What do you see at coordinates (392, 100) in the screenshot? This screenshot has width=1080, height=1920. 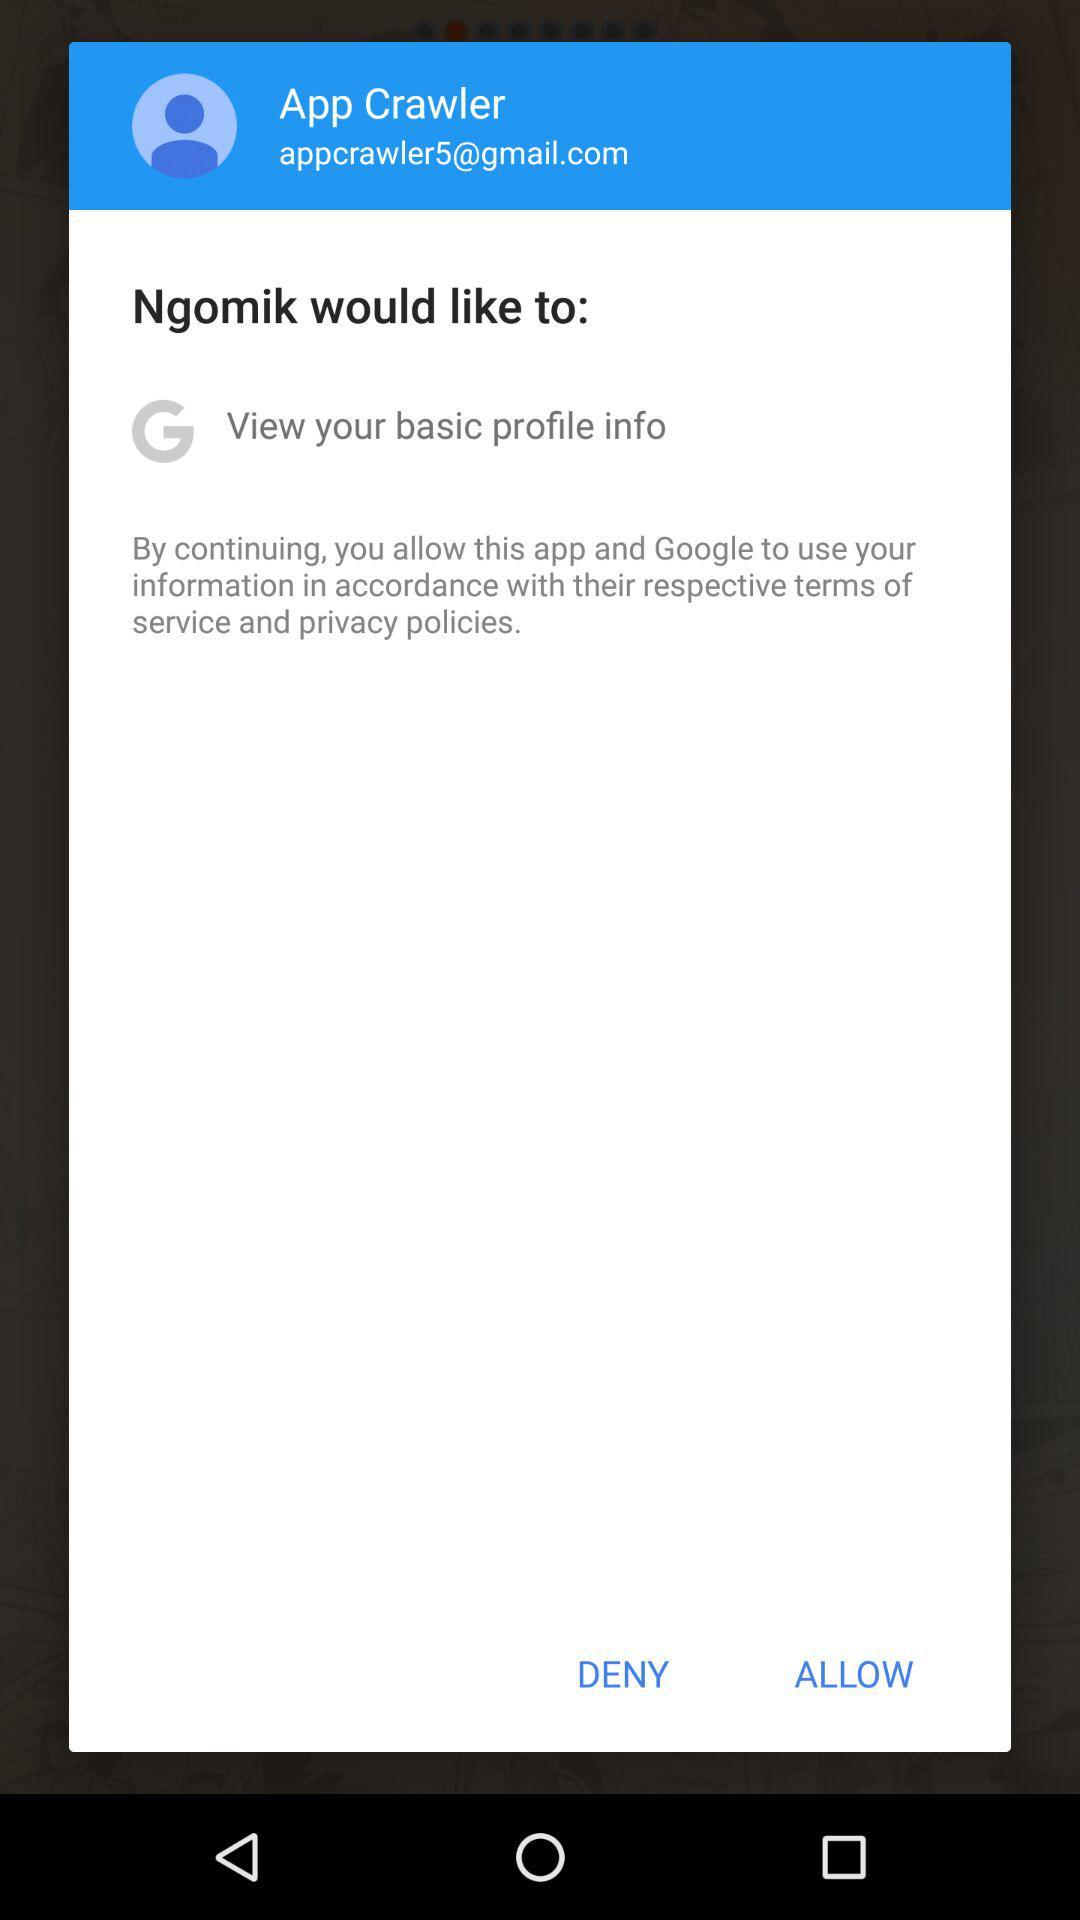 I see `app crawler` at bounding box center [392, 100].